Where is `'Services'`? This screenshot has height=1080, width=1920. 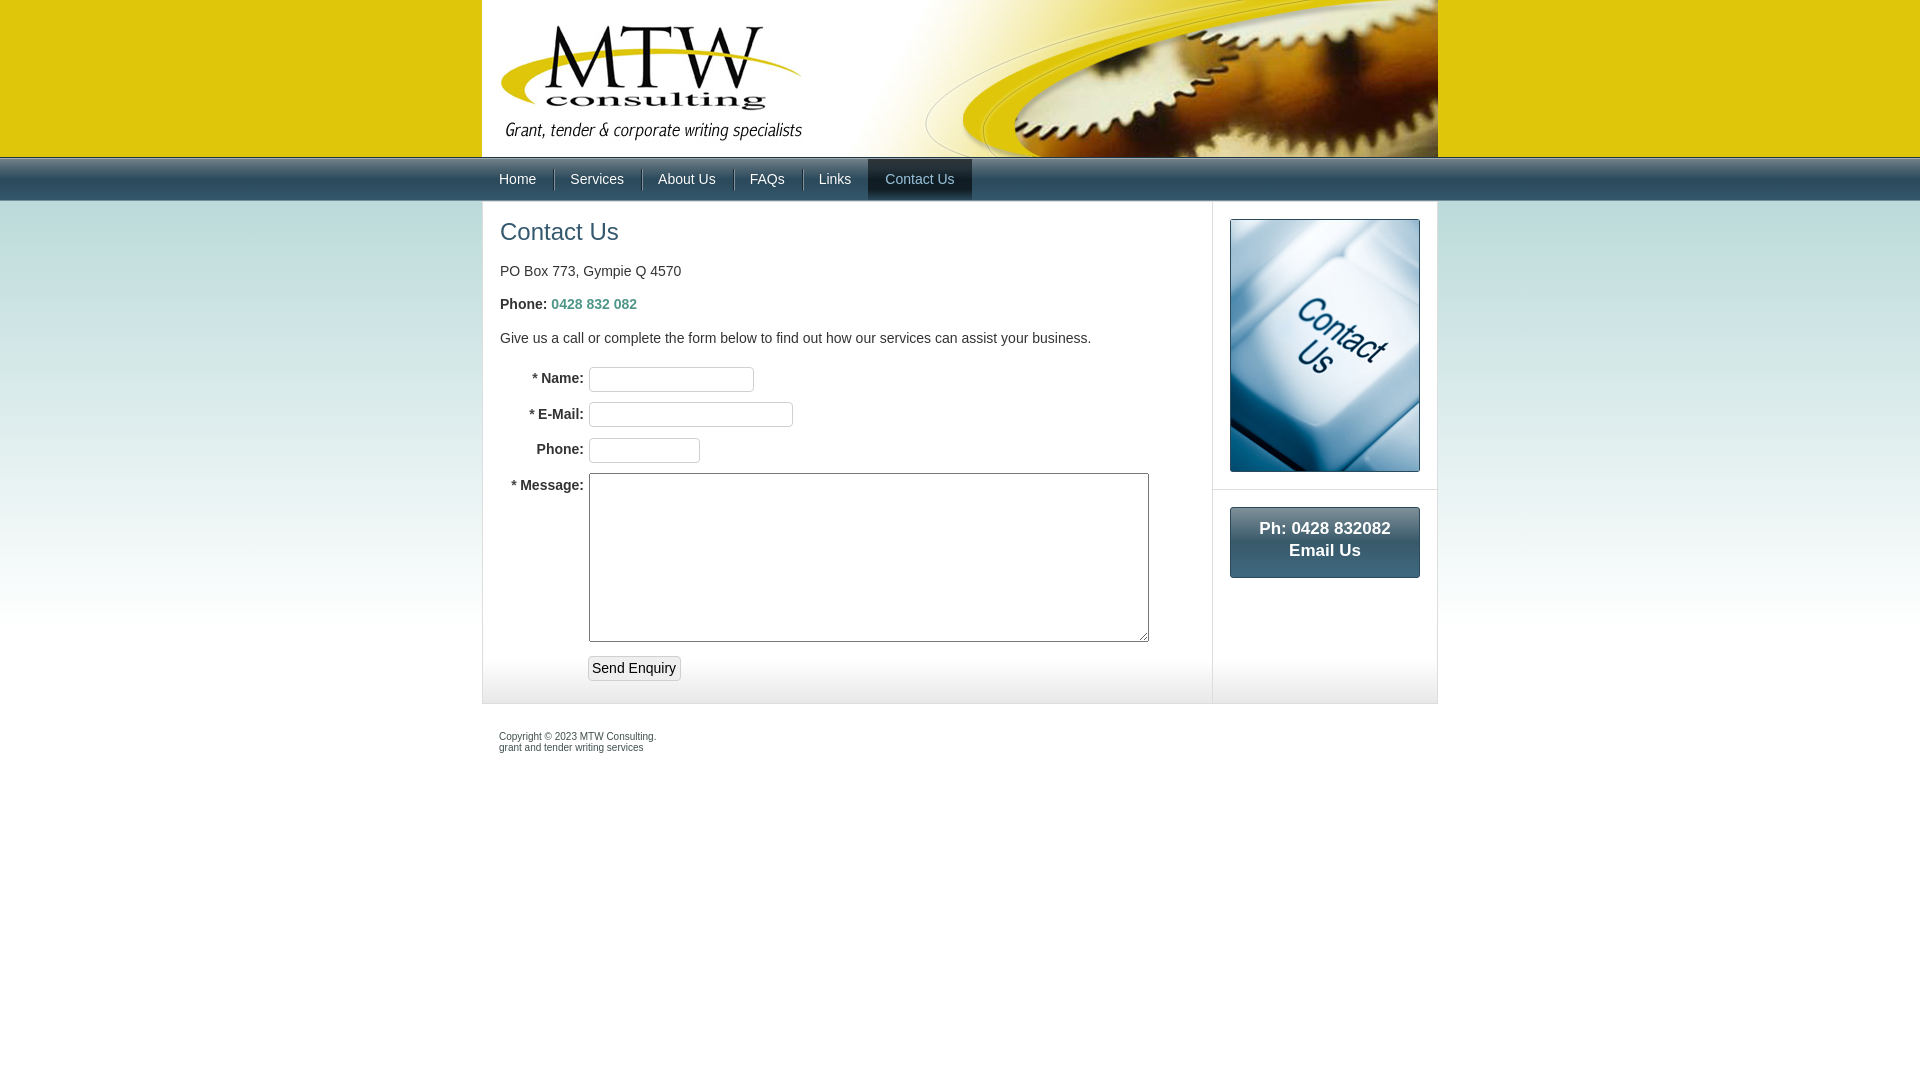 'Services' is located at coordinates (595, 178).